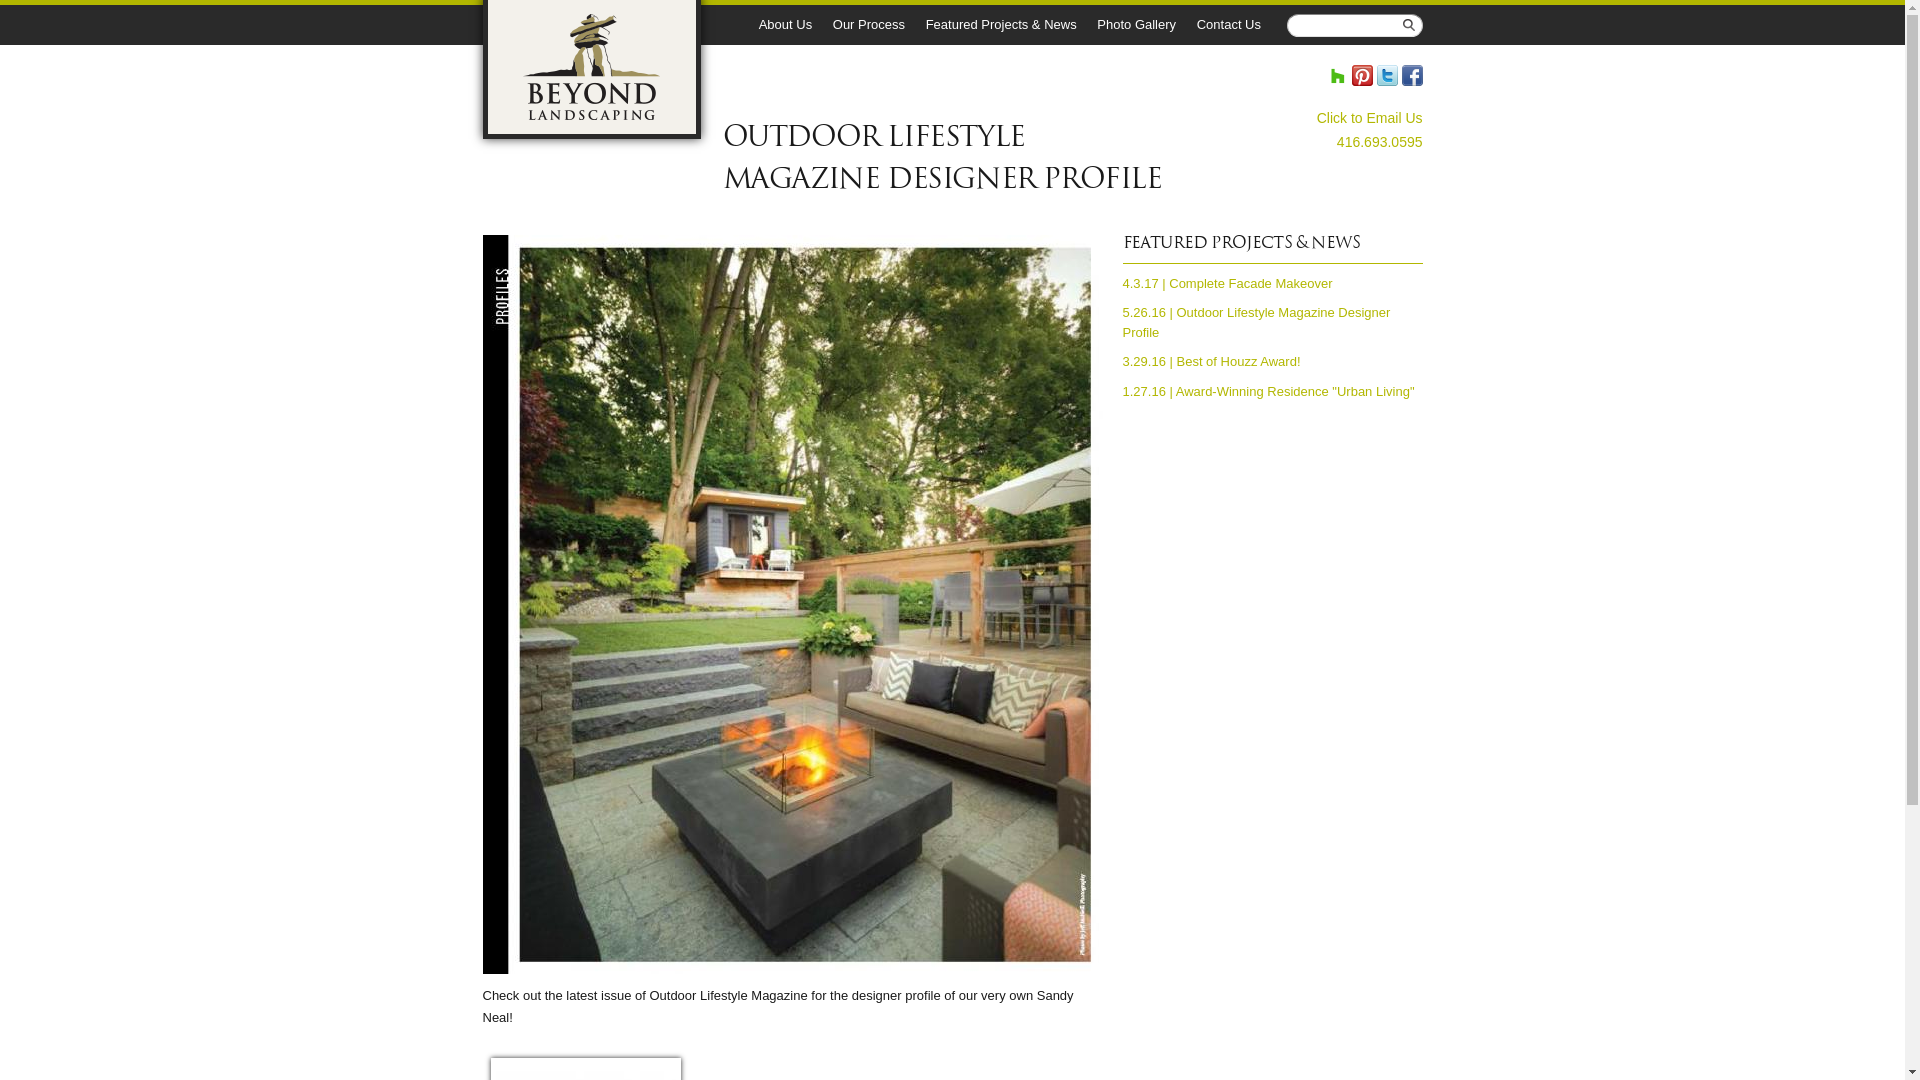  I want to click on 'Click to Email Us', so click(1316, 118).